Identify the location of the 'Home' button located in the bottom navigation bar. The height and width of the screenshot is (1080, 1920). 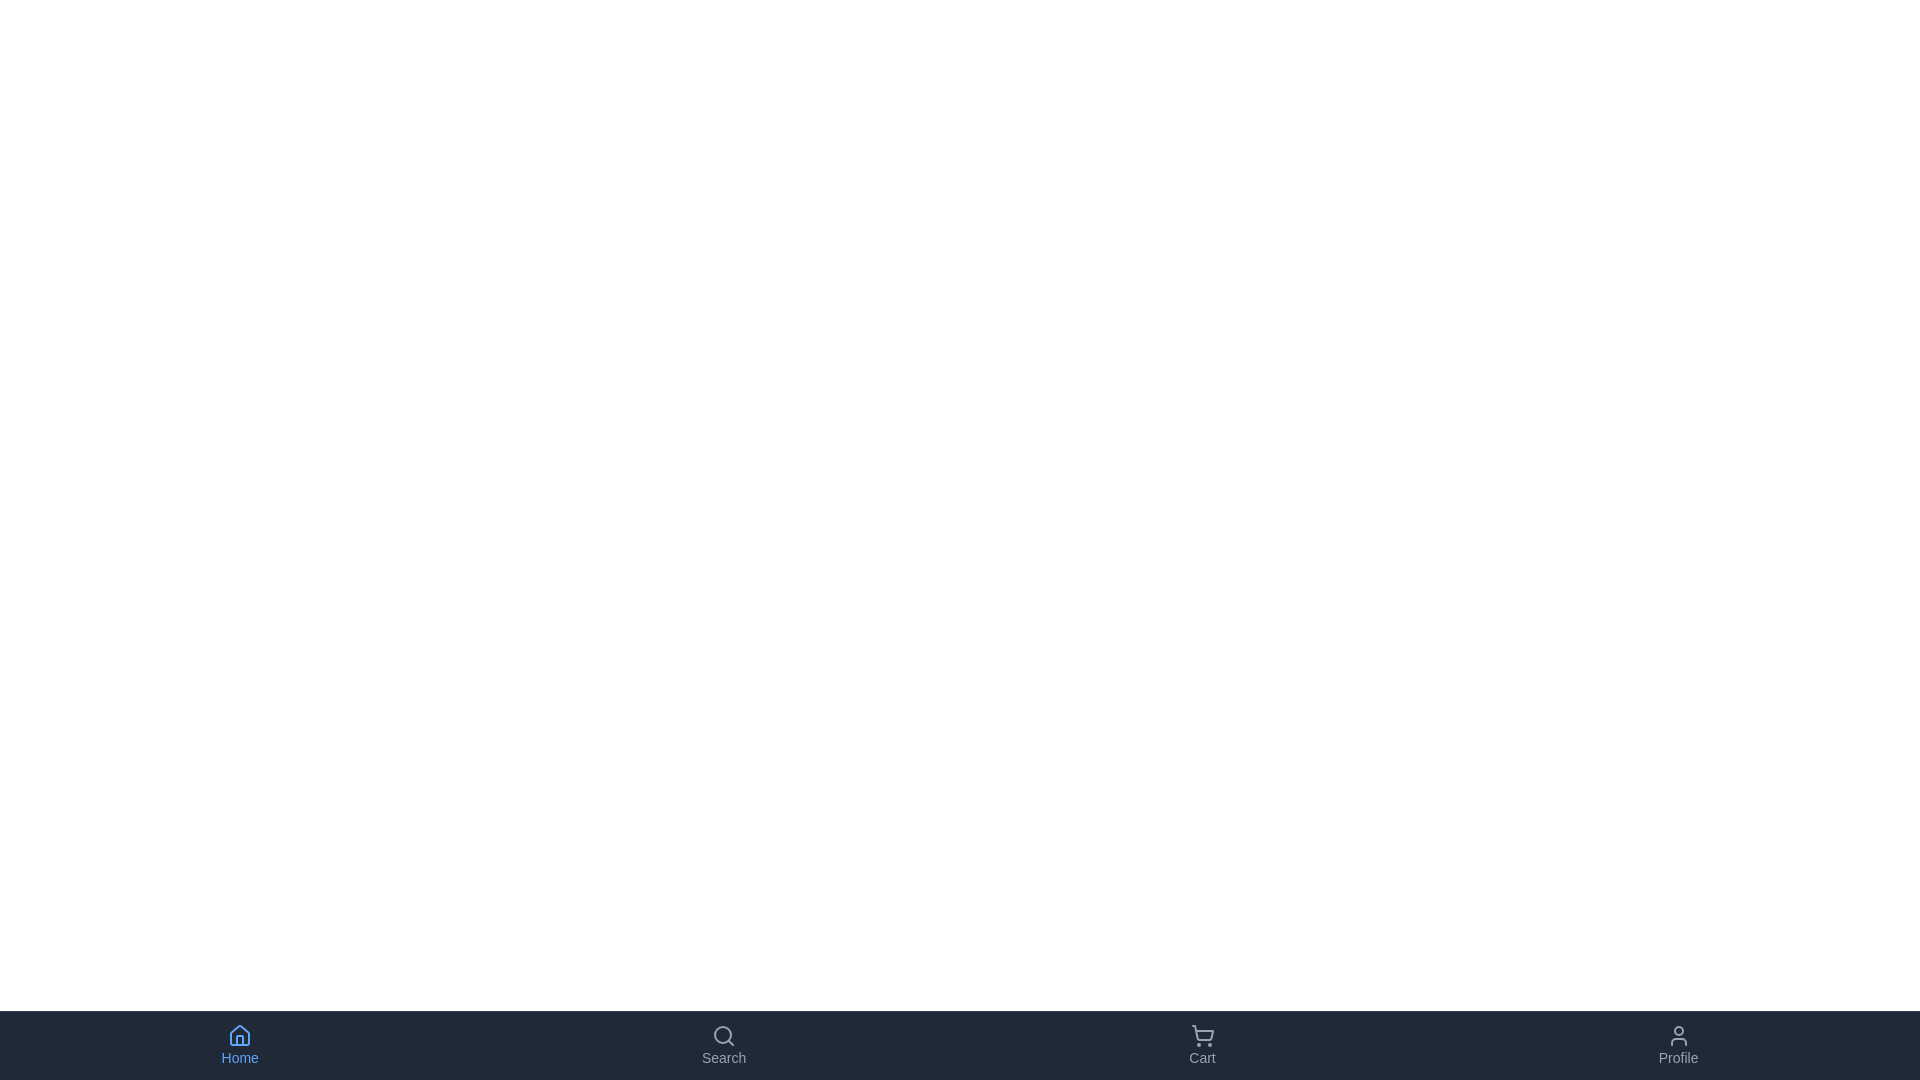
(240, 1044).